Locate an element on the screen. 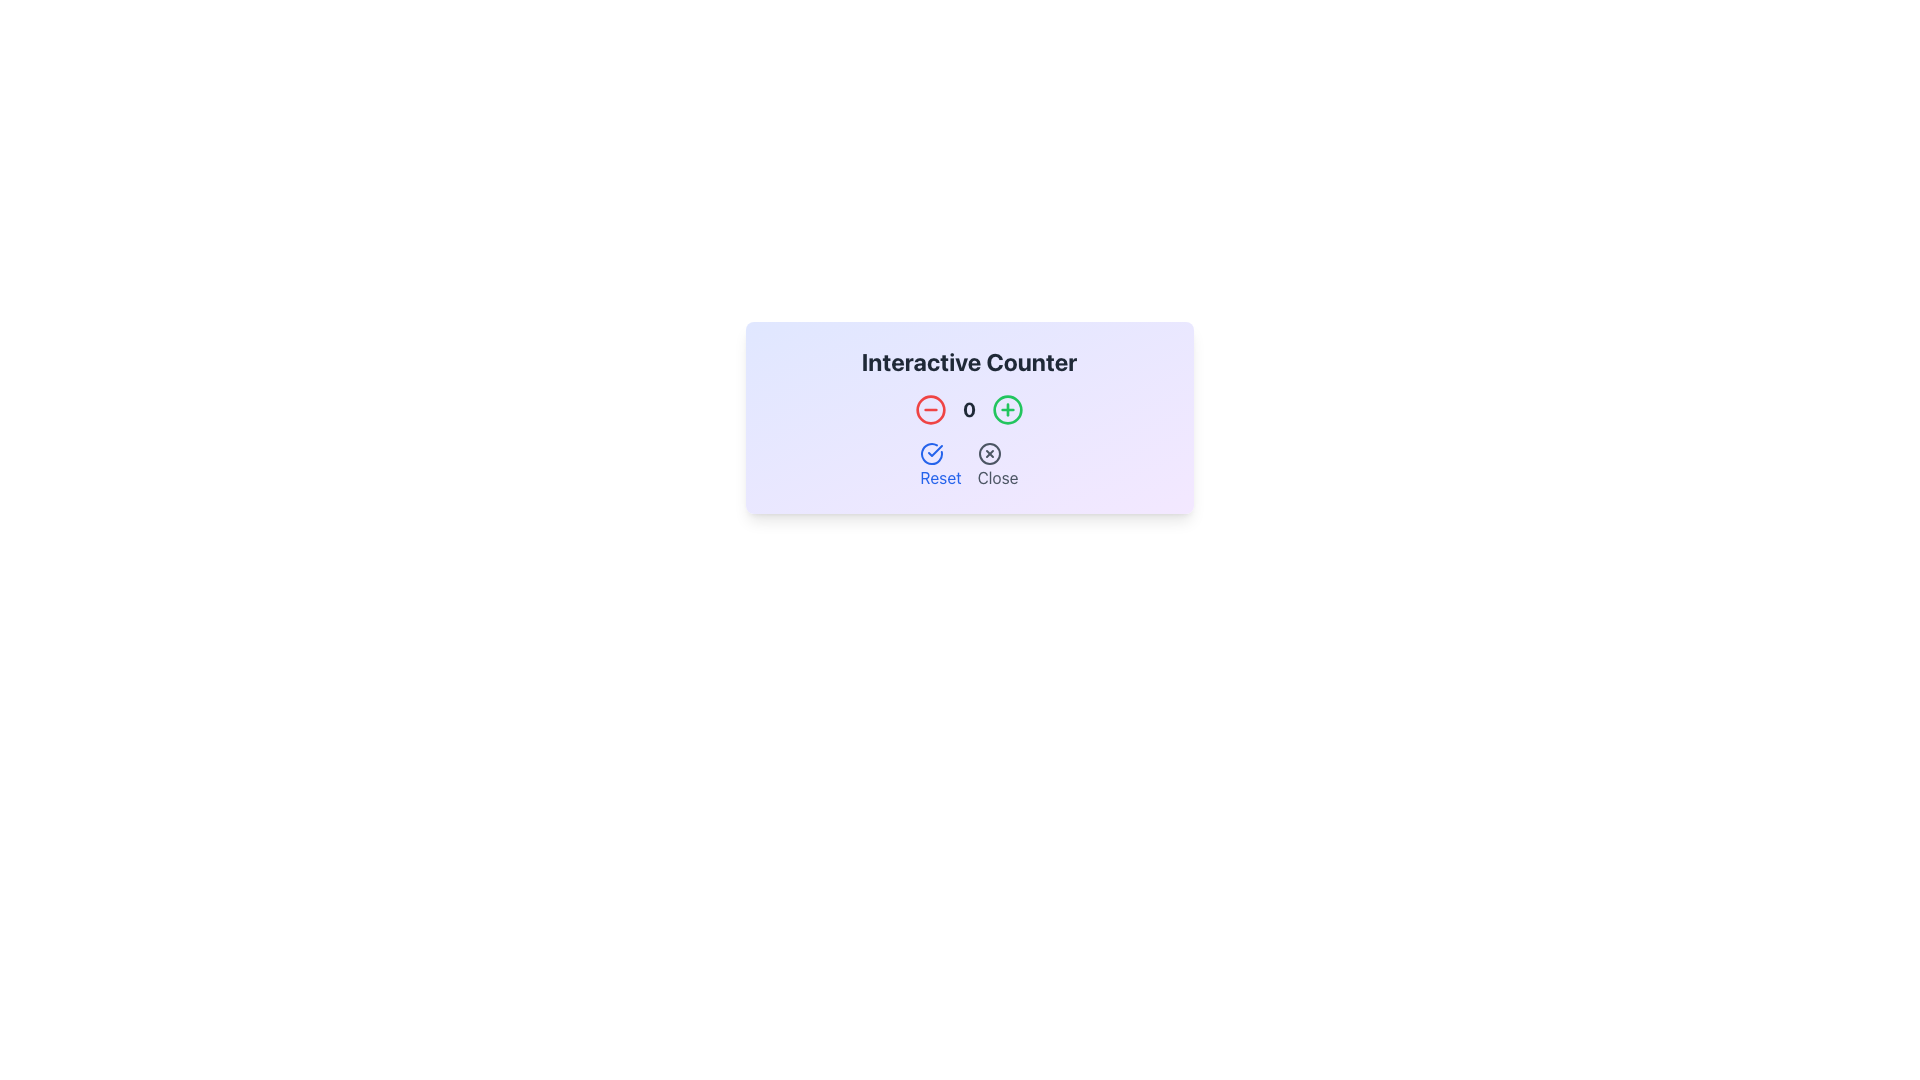 This screenshot has height=1080, width=1920. the bold numeral '0' displayed in large gray font, centrally located between a red minus icon and a green plus icon is located at coordinates (969, 408).